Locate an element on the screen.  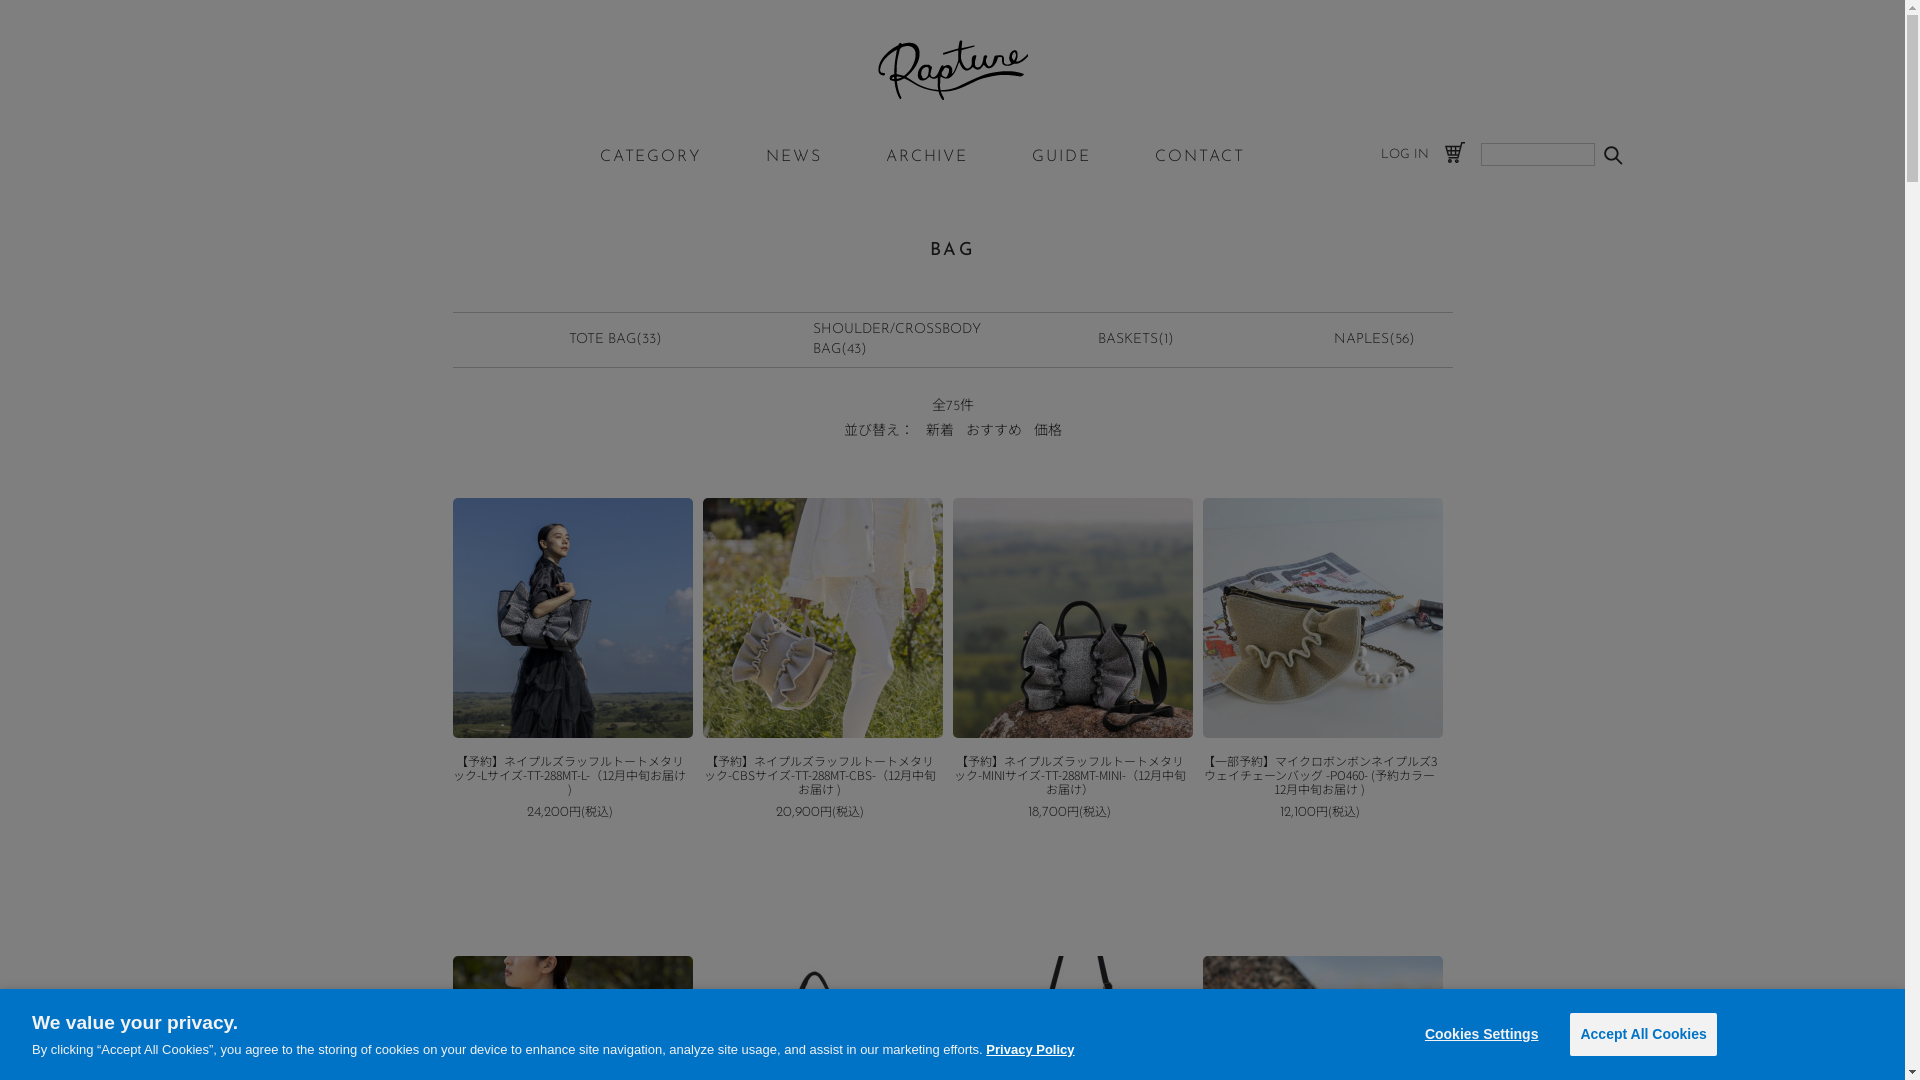
'CONTACT' is located at coordinates (1200, 156).